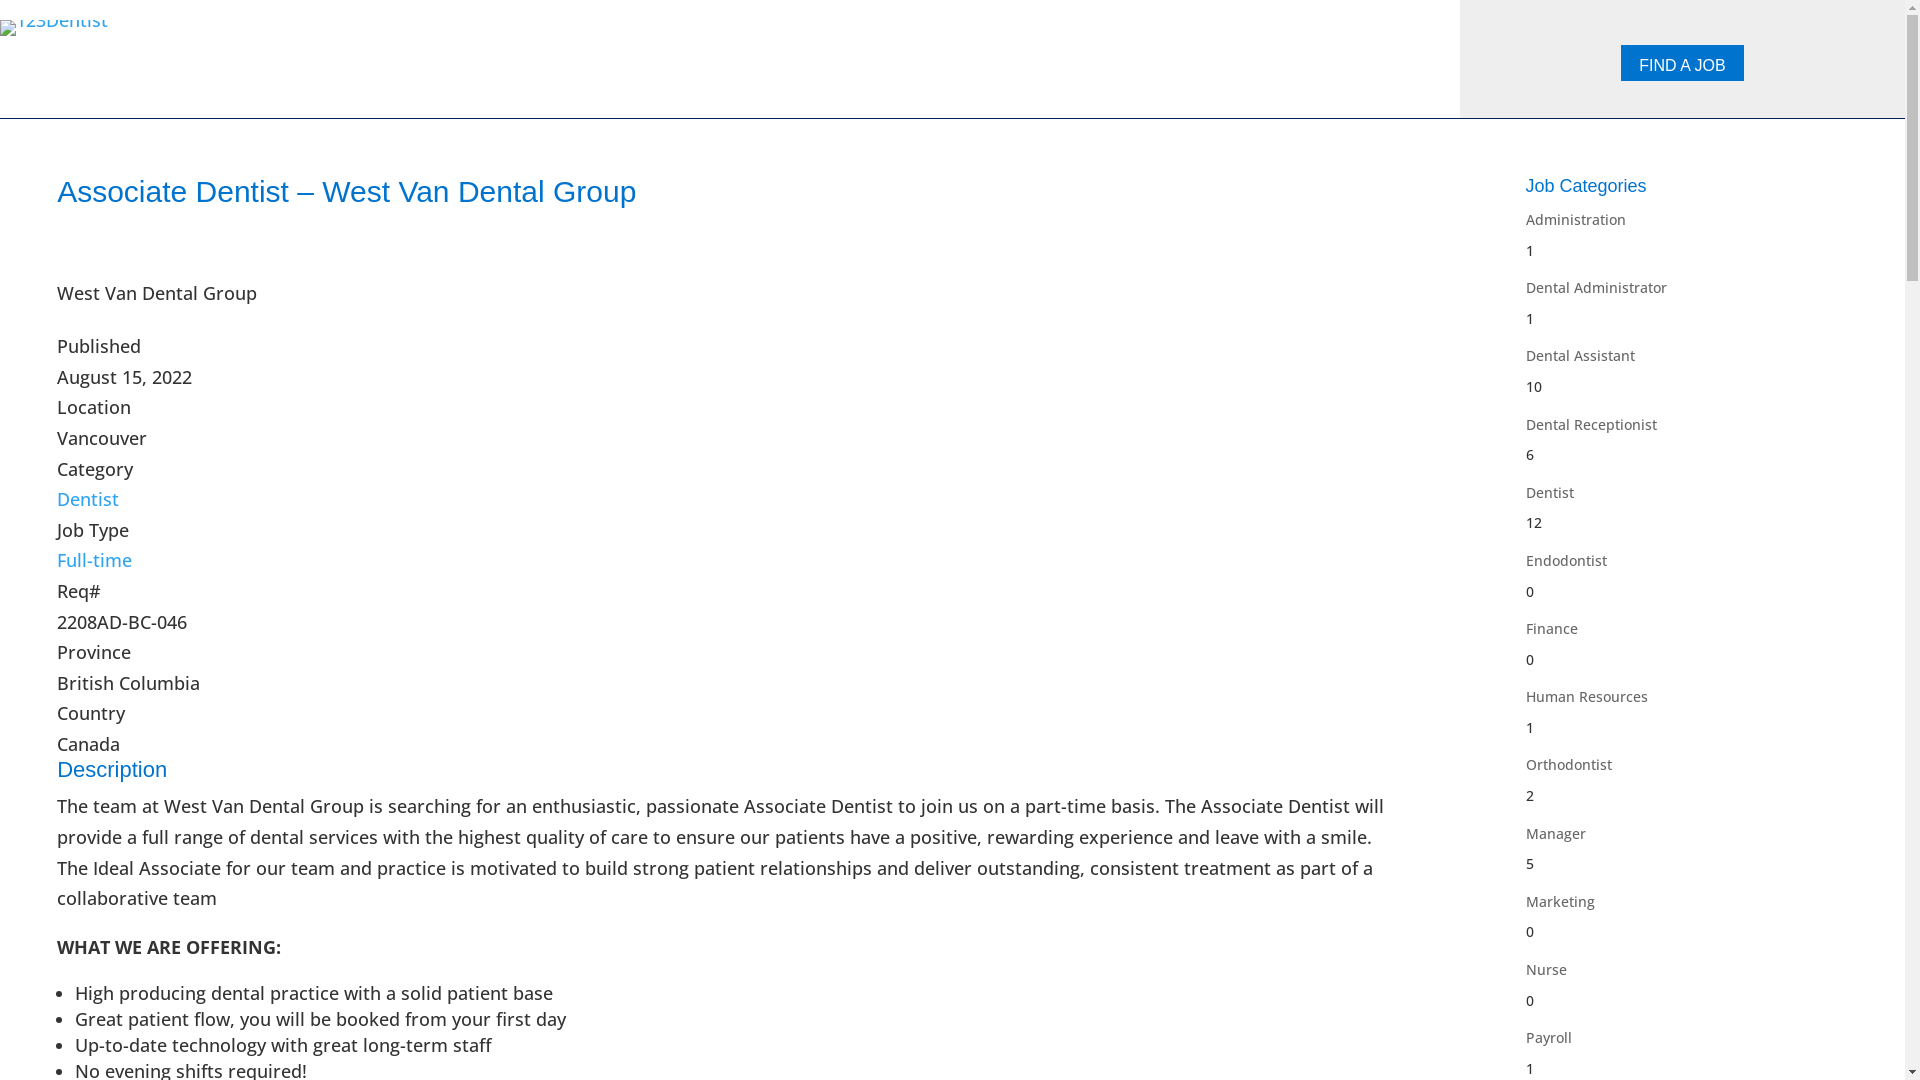 This screenshot has width=1920, height=1080. I want to click on 'Dental Administrator', so click(1595, 287).